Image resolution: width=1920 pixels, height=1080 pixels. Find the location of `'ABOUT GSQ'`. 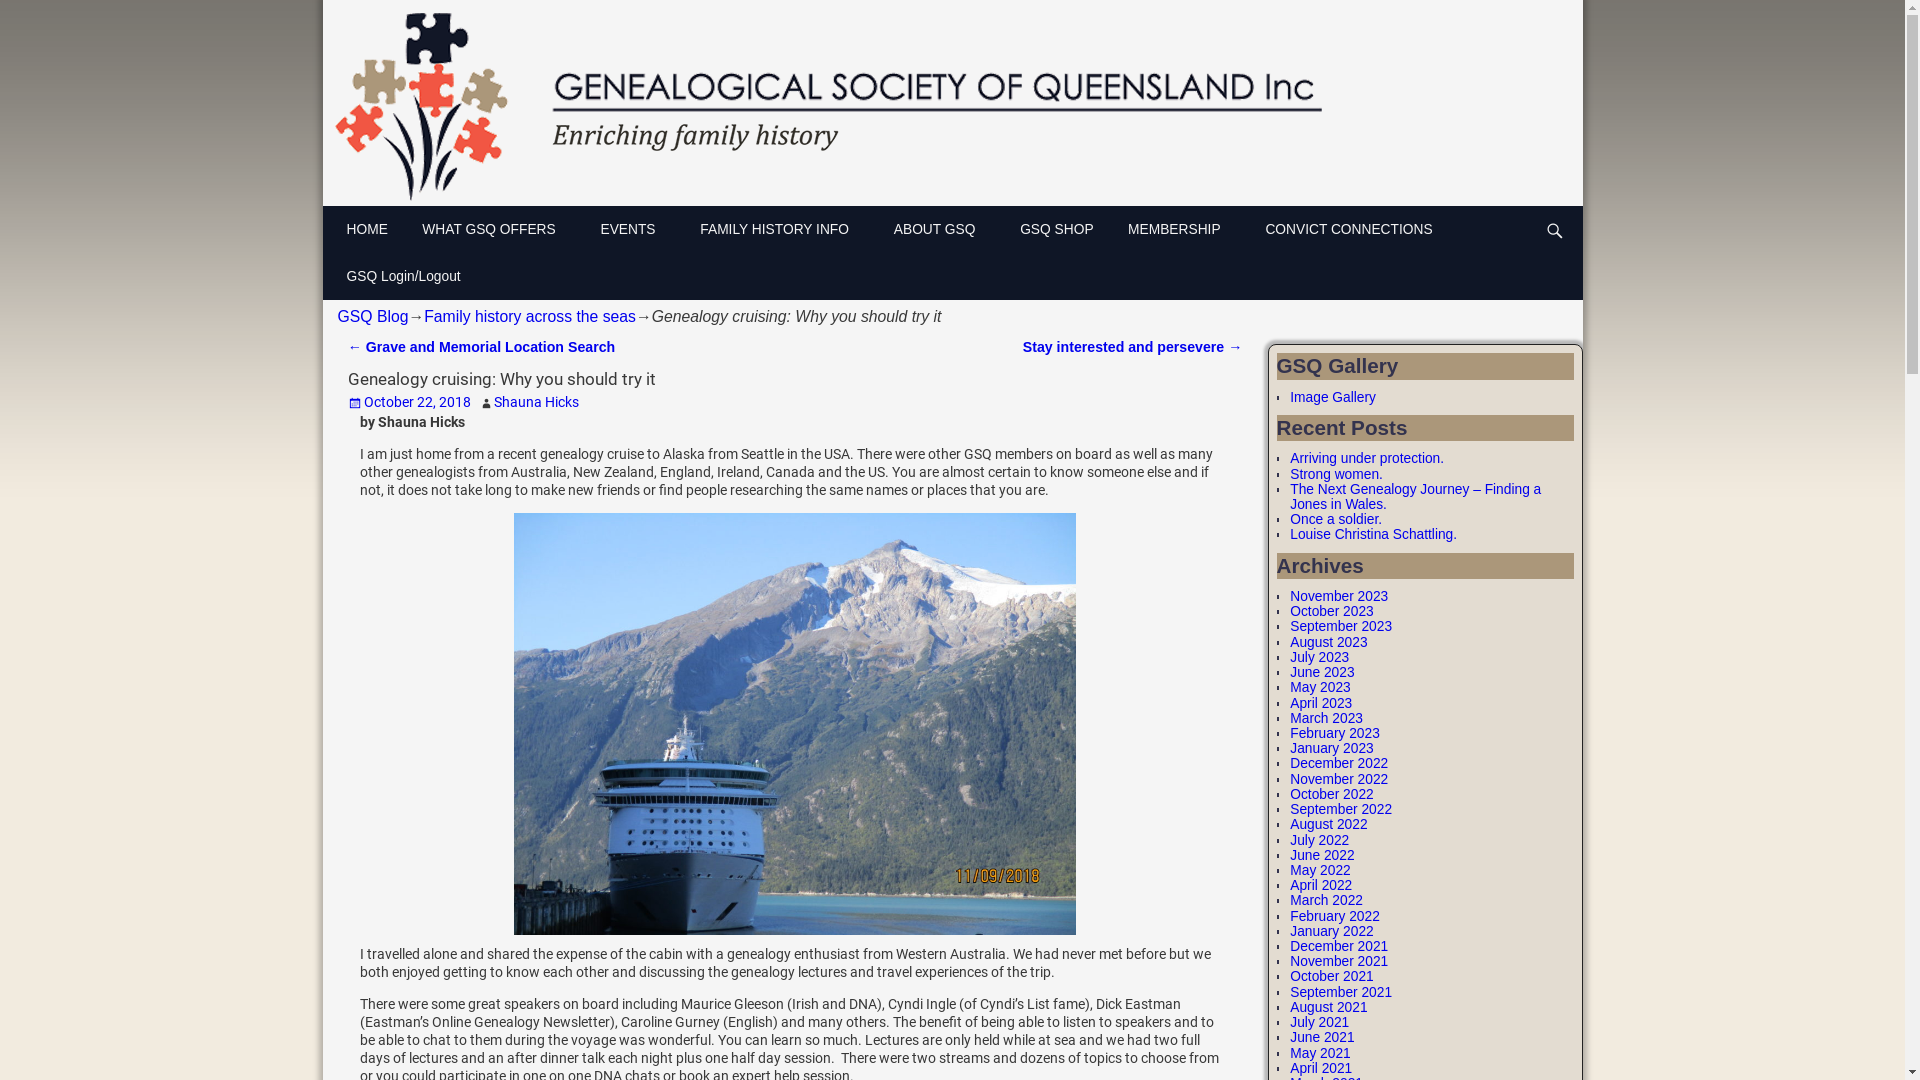

'ABOUT GSQ' is located at coordinates (944, 228).